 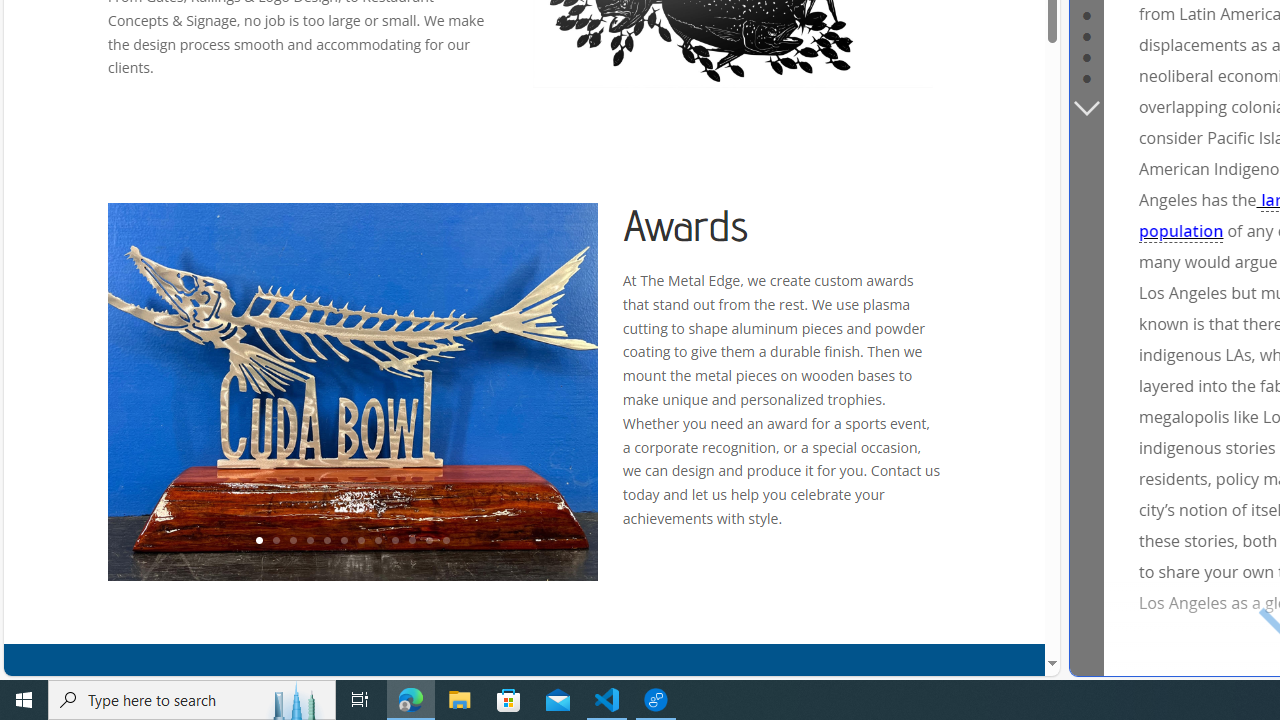 What do you see at coordinates (427, 541) in the screenshot?
I see `'11'` at bounding box center [427, 541].